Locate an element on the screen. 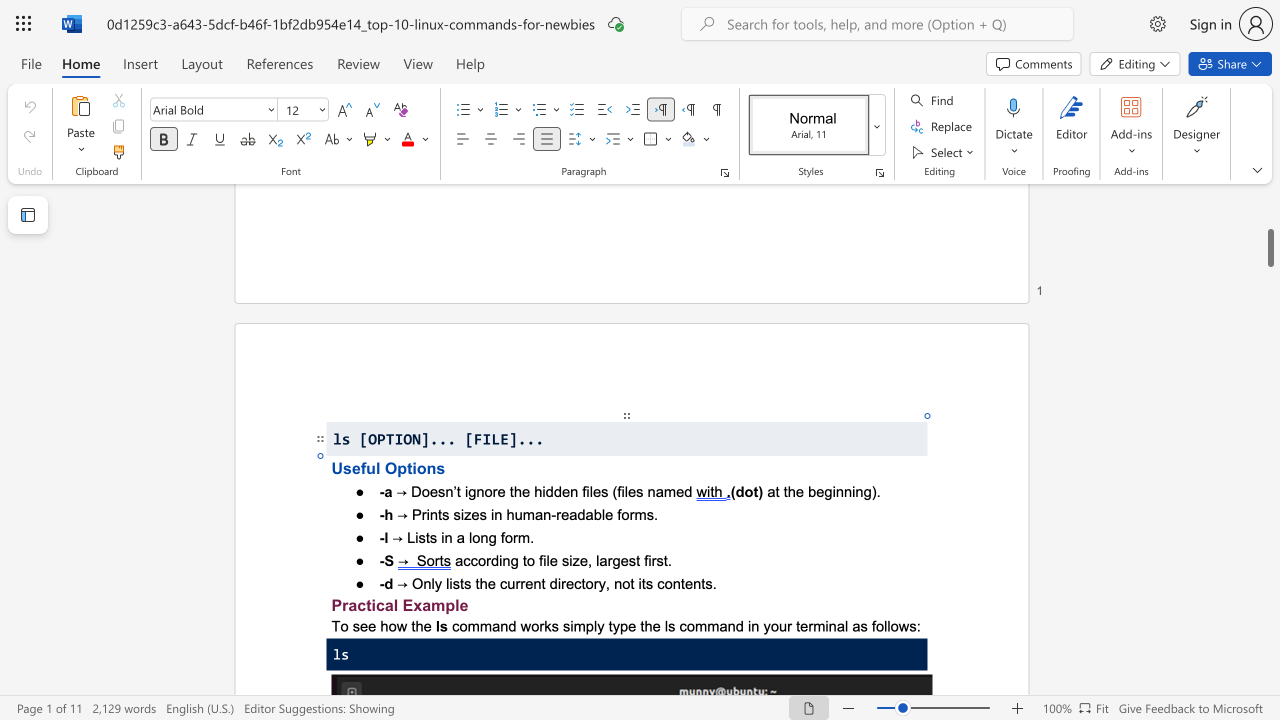 Image resolution: width=1280 pixels, height=720 pixels. the 4th character "n" in the text is located at coordinates (832, 625).